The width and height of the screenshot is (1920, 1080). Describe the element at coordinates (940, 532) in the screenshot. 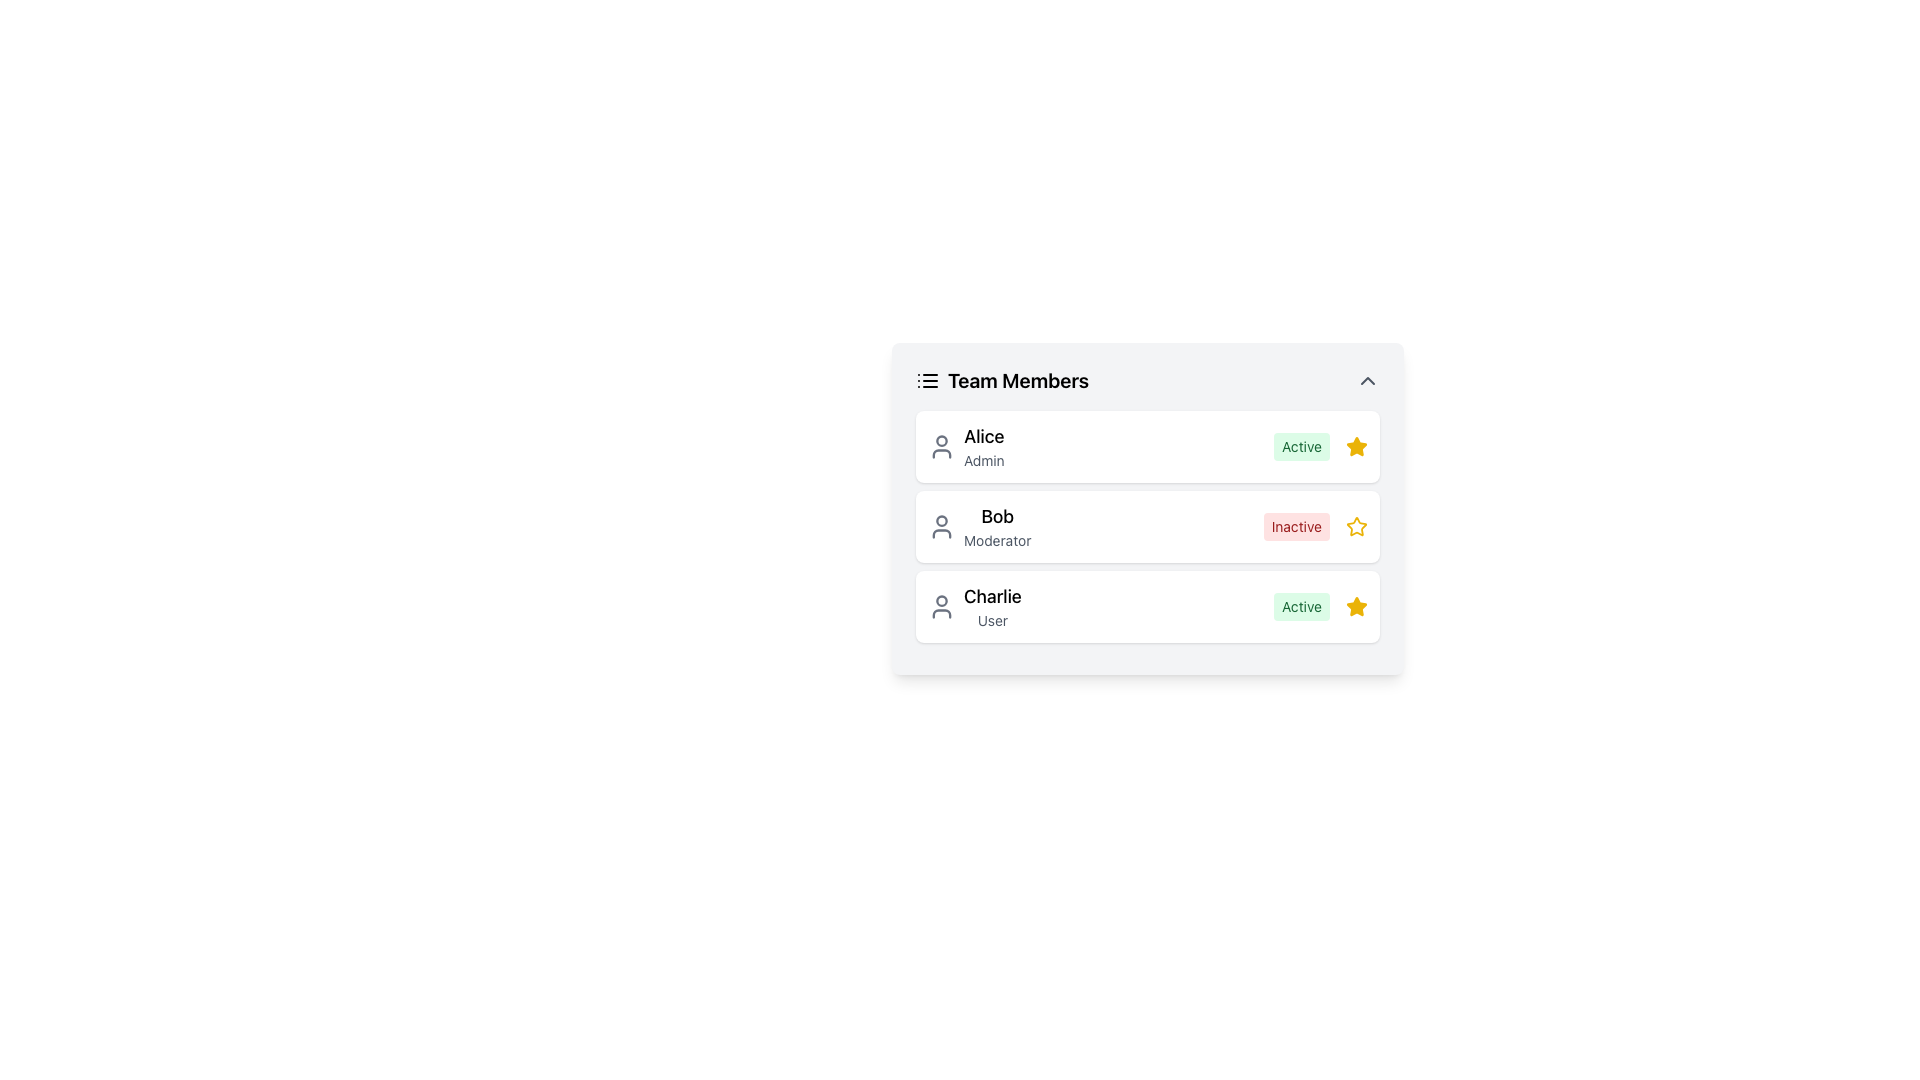

I see `the lower part of the user profile SVG icon representing the torso, located next to 'Bob' in the second row of the 'Team Members' list, directly to the left of the 'Moderator' label` at that location.